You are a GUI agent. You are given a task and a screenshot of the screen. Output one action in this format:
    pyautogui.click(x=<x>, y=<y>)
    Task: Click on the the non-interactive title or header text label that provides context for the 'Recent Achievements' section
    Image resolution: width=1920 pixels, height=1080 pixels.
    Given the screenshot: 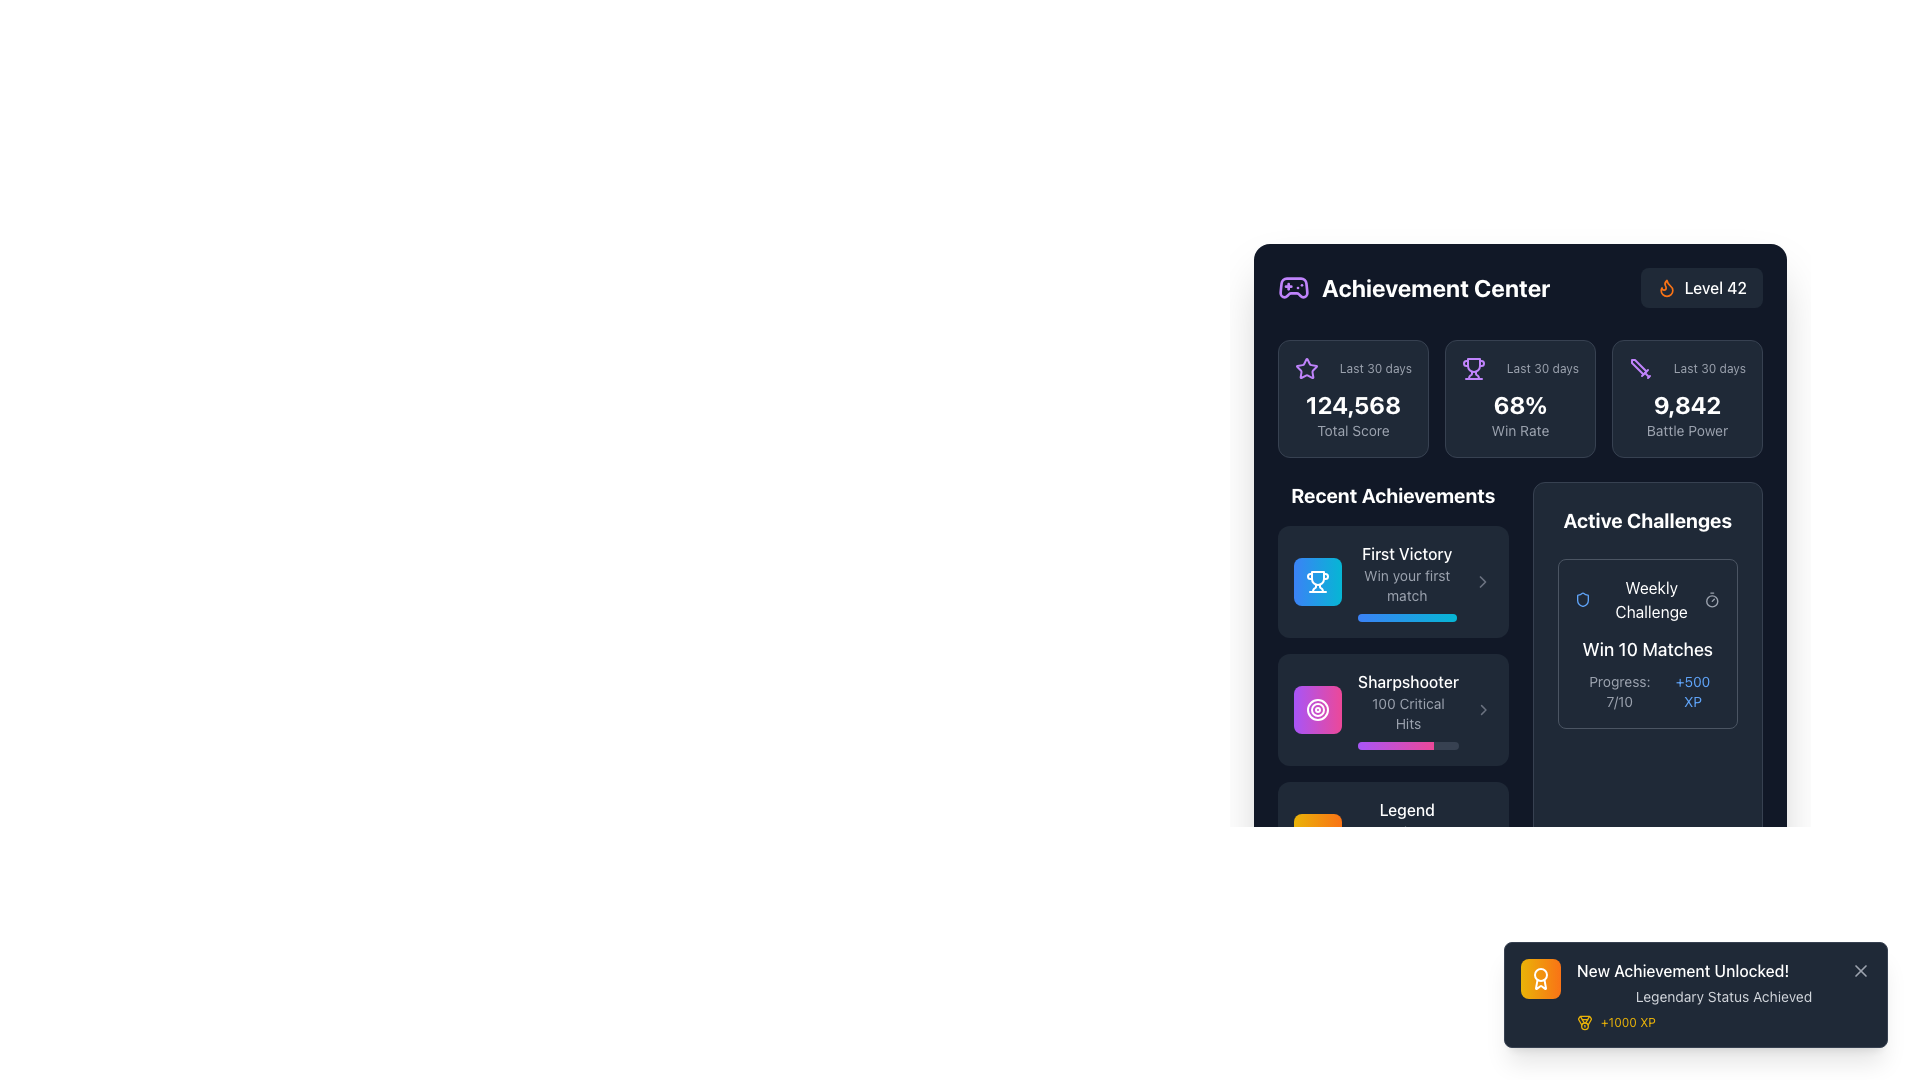 What is the action you would take?
    pyautogui.click(x=1392, y=495)
    